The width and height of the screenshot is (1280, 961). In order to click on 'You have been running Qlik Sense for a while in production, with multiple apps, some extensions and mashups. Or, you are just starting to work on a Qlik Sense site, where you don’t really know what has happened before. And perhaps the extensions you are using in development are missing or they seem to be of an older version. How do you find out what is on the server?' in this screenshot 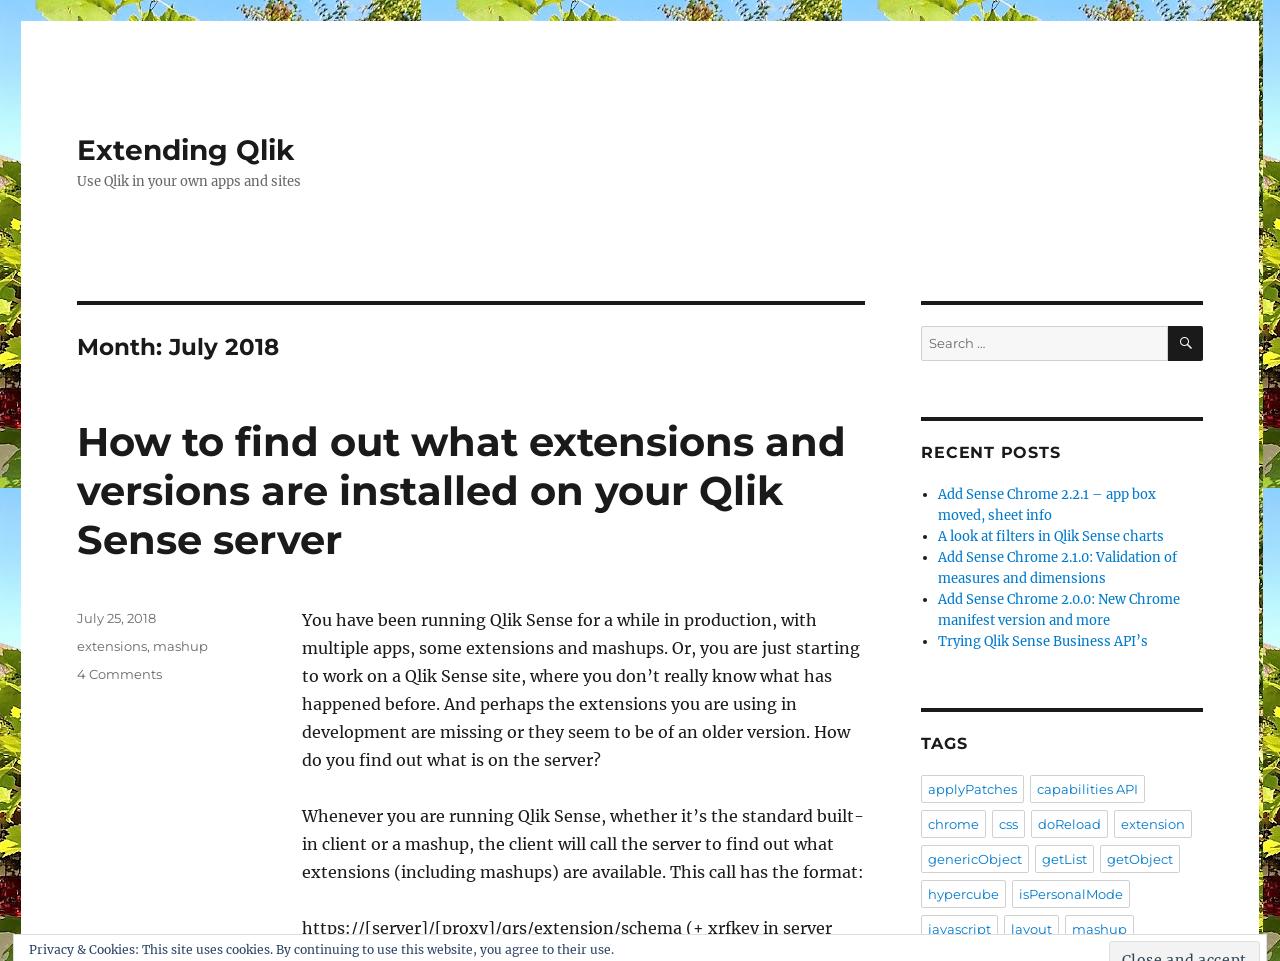, I will do `click(579, 688)`.